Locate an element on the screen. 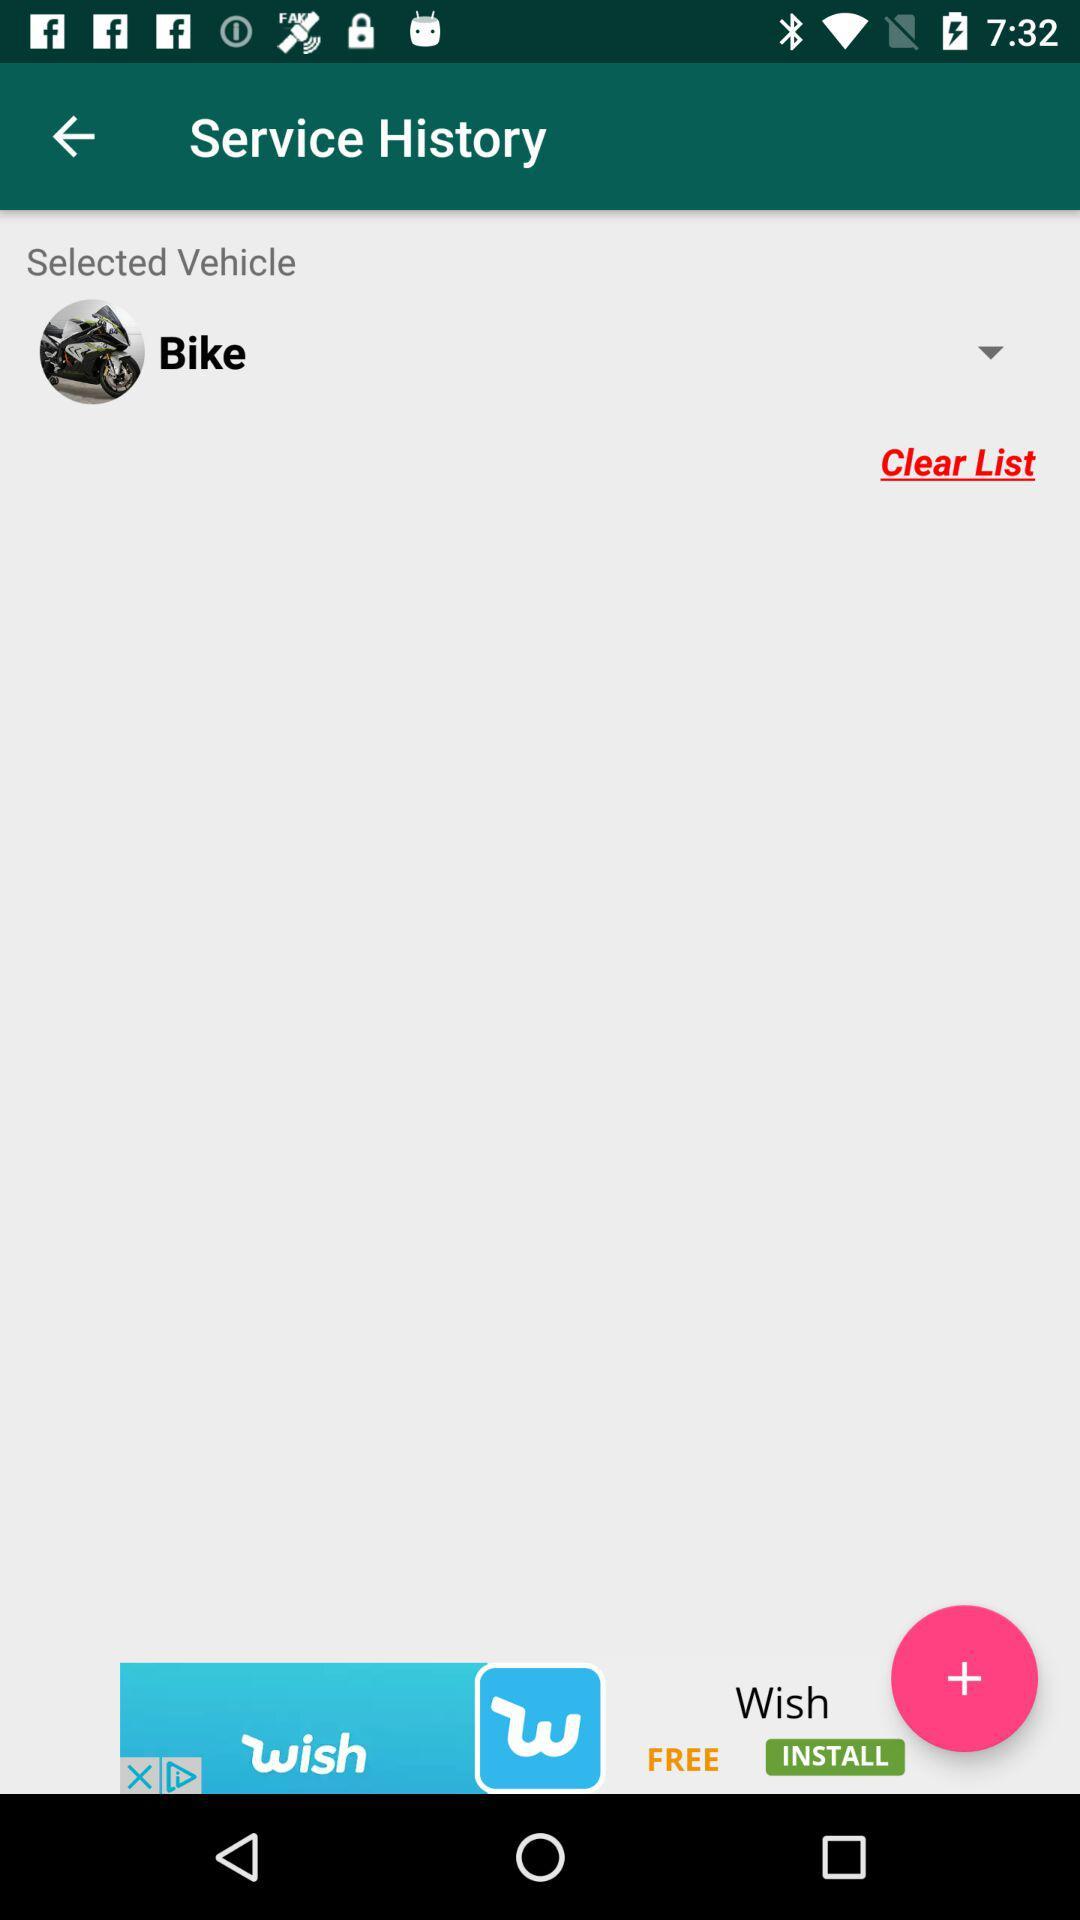 The width and height of the screenshot is (1080, 1920). the option is located at coordinates (963, 1678).